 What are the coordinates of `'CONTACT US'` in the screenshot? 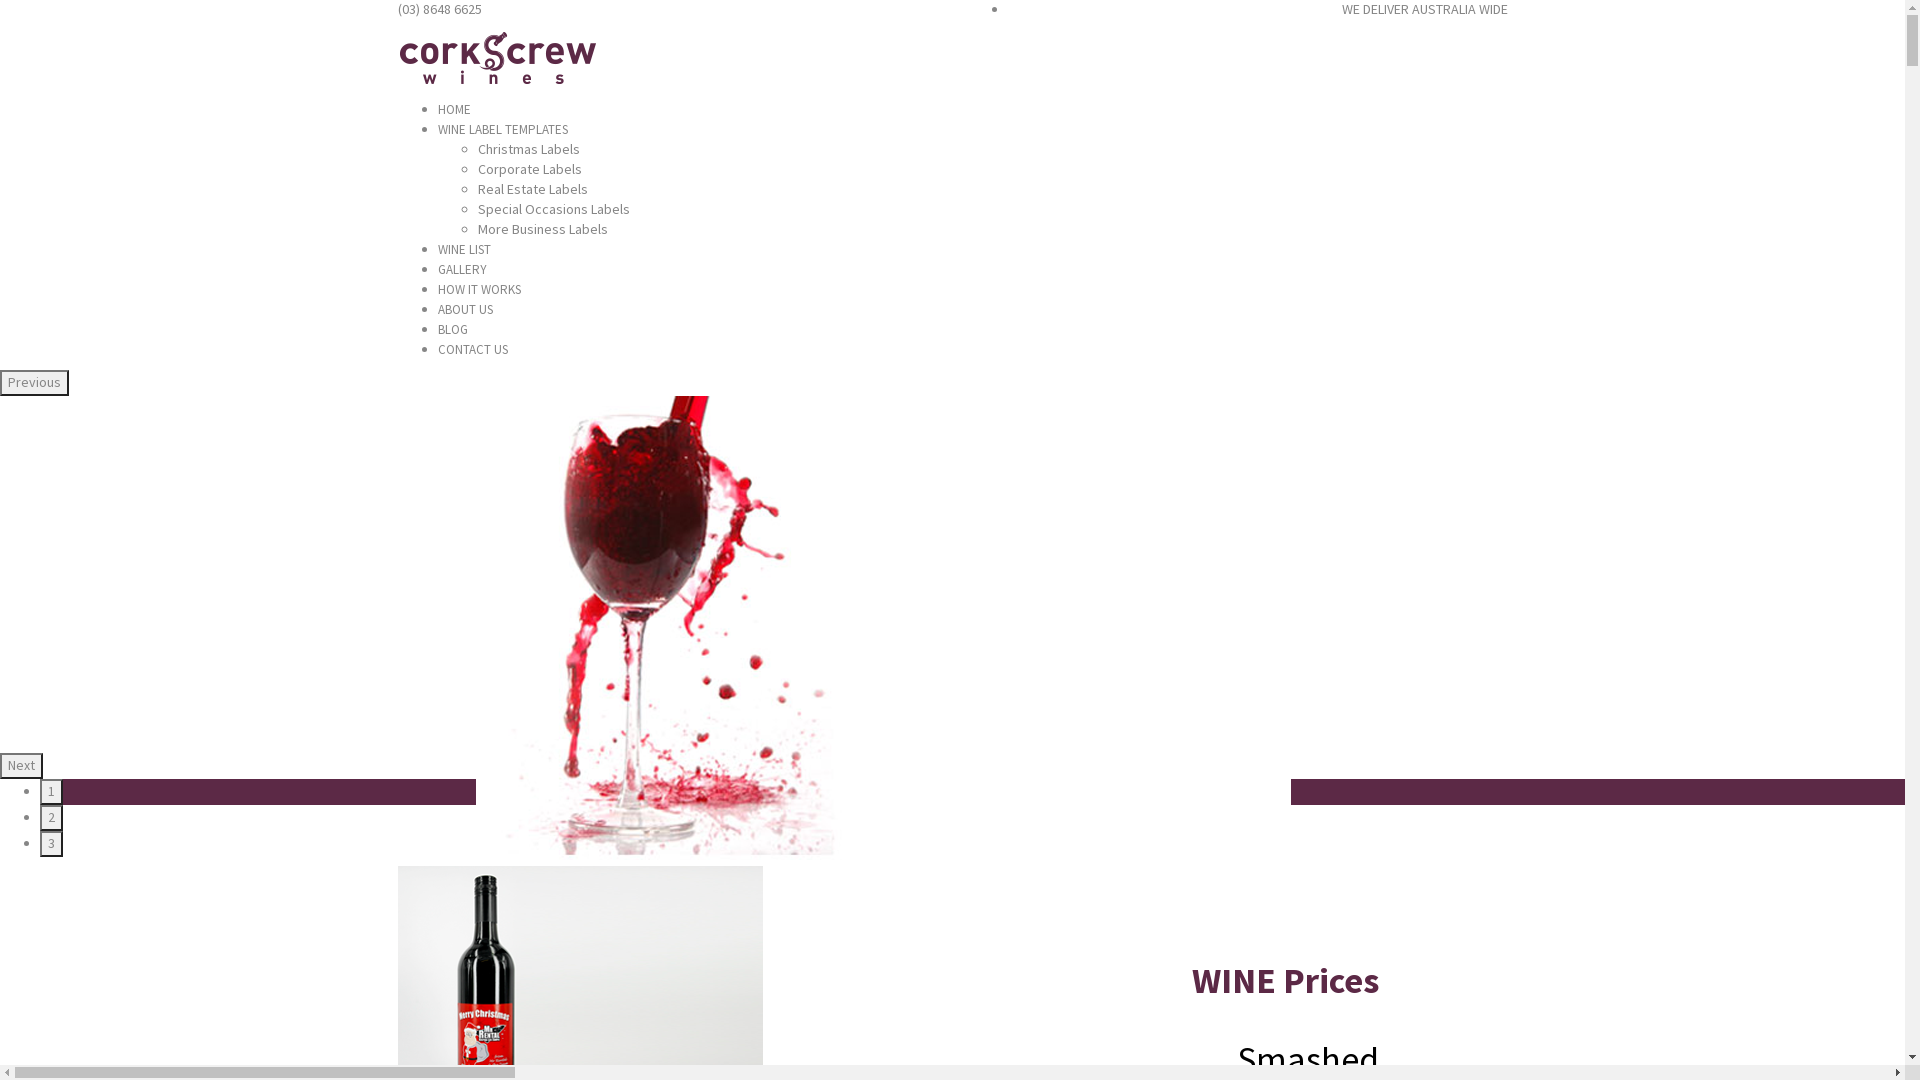 It's located at (472, 348).